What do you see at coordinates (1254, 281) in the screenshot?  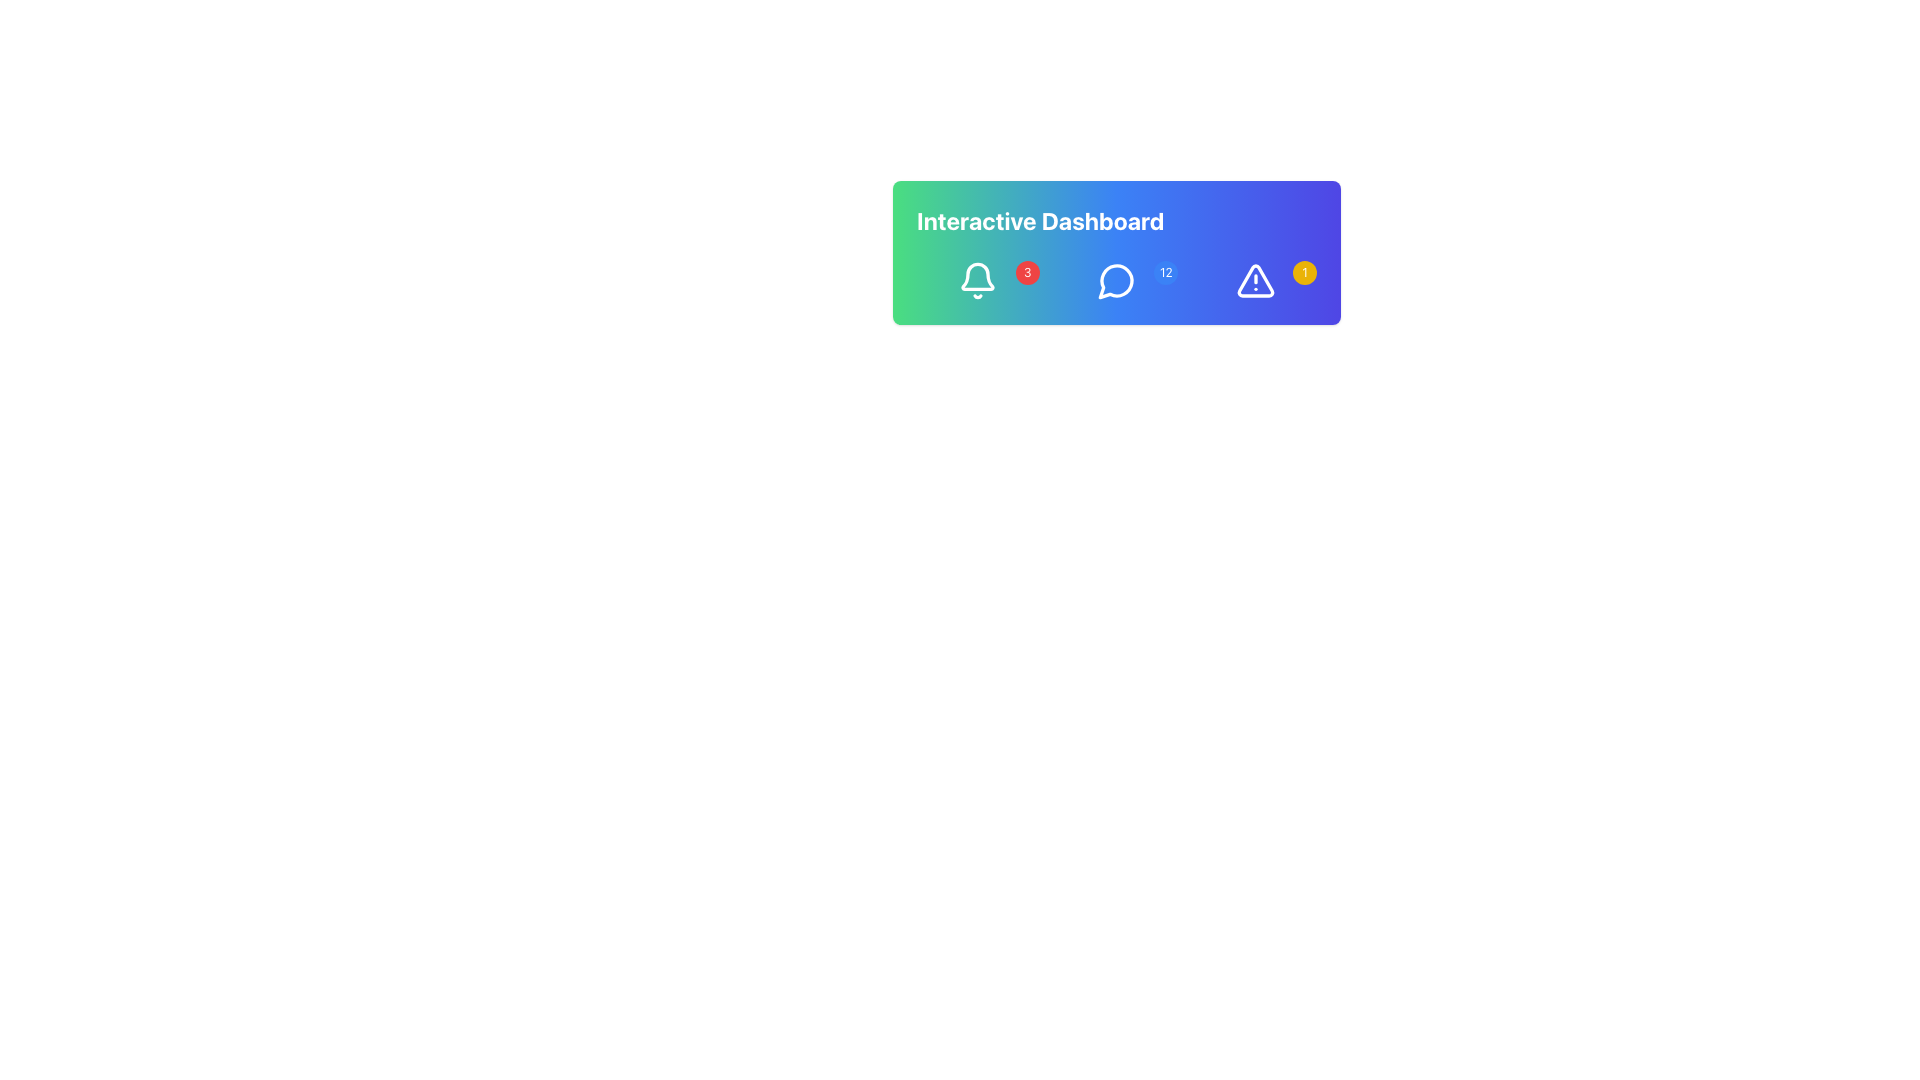 I see `the alert icon, which is the third icon from the left in the toolbar` at bounding box center [1254, 281].